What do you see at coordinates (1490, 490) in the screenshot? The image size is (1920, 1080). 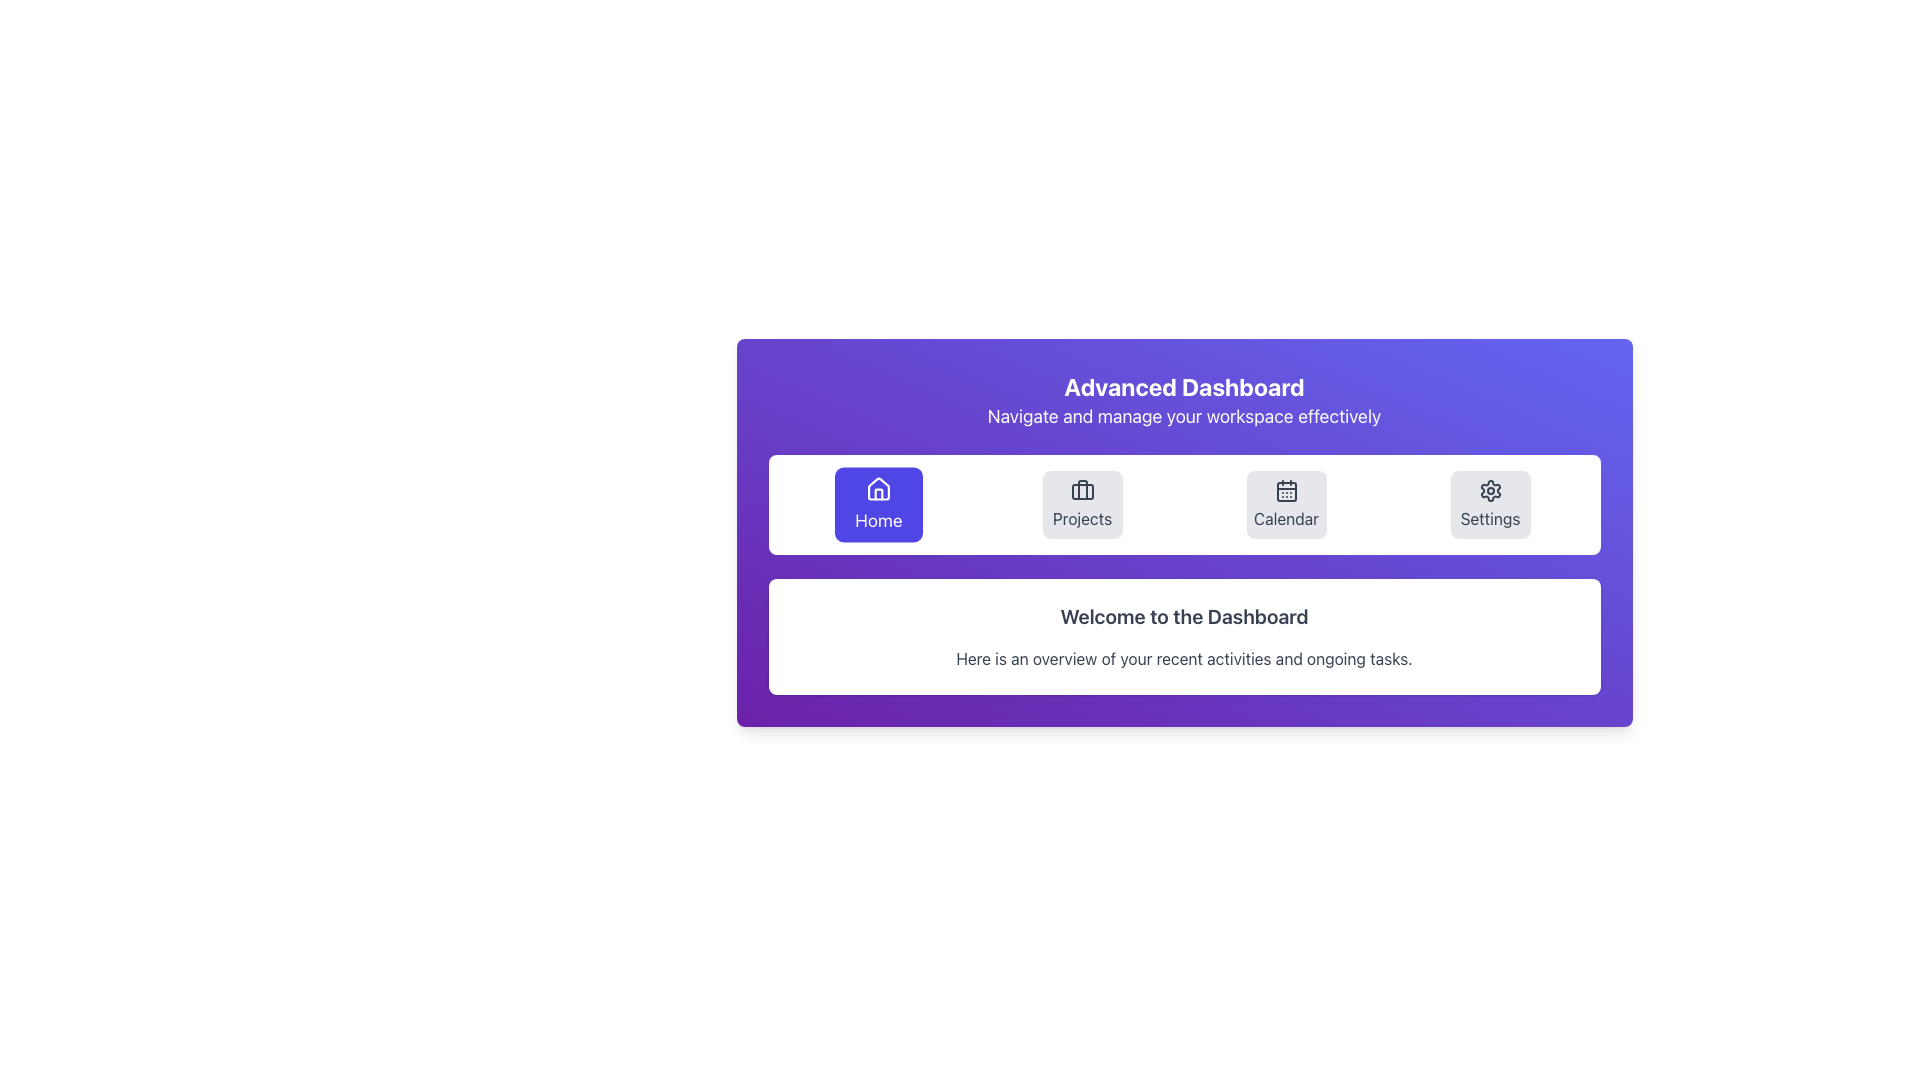 I see `the gear icon located at the far-right side of the horizontal menu bar` at bounding box center [1490, 490].